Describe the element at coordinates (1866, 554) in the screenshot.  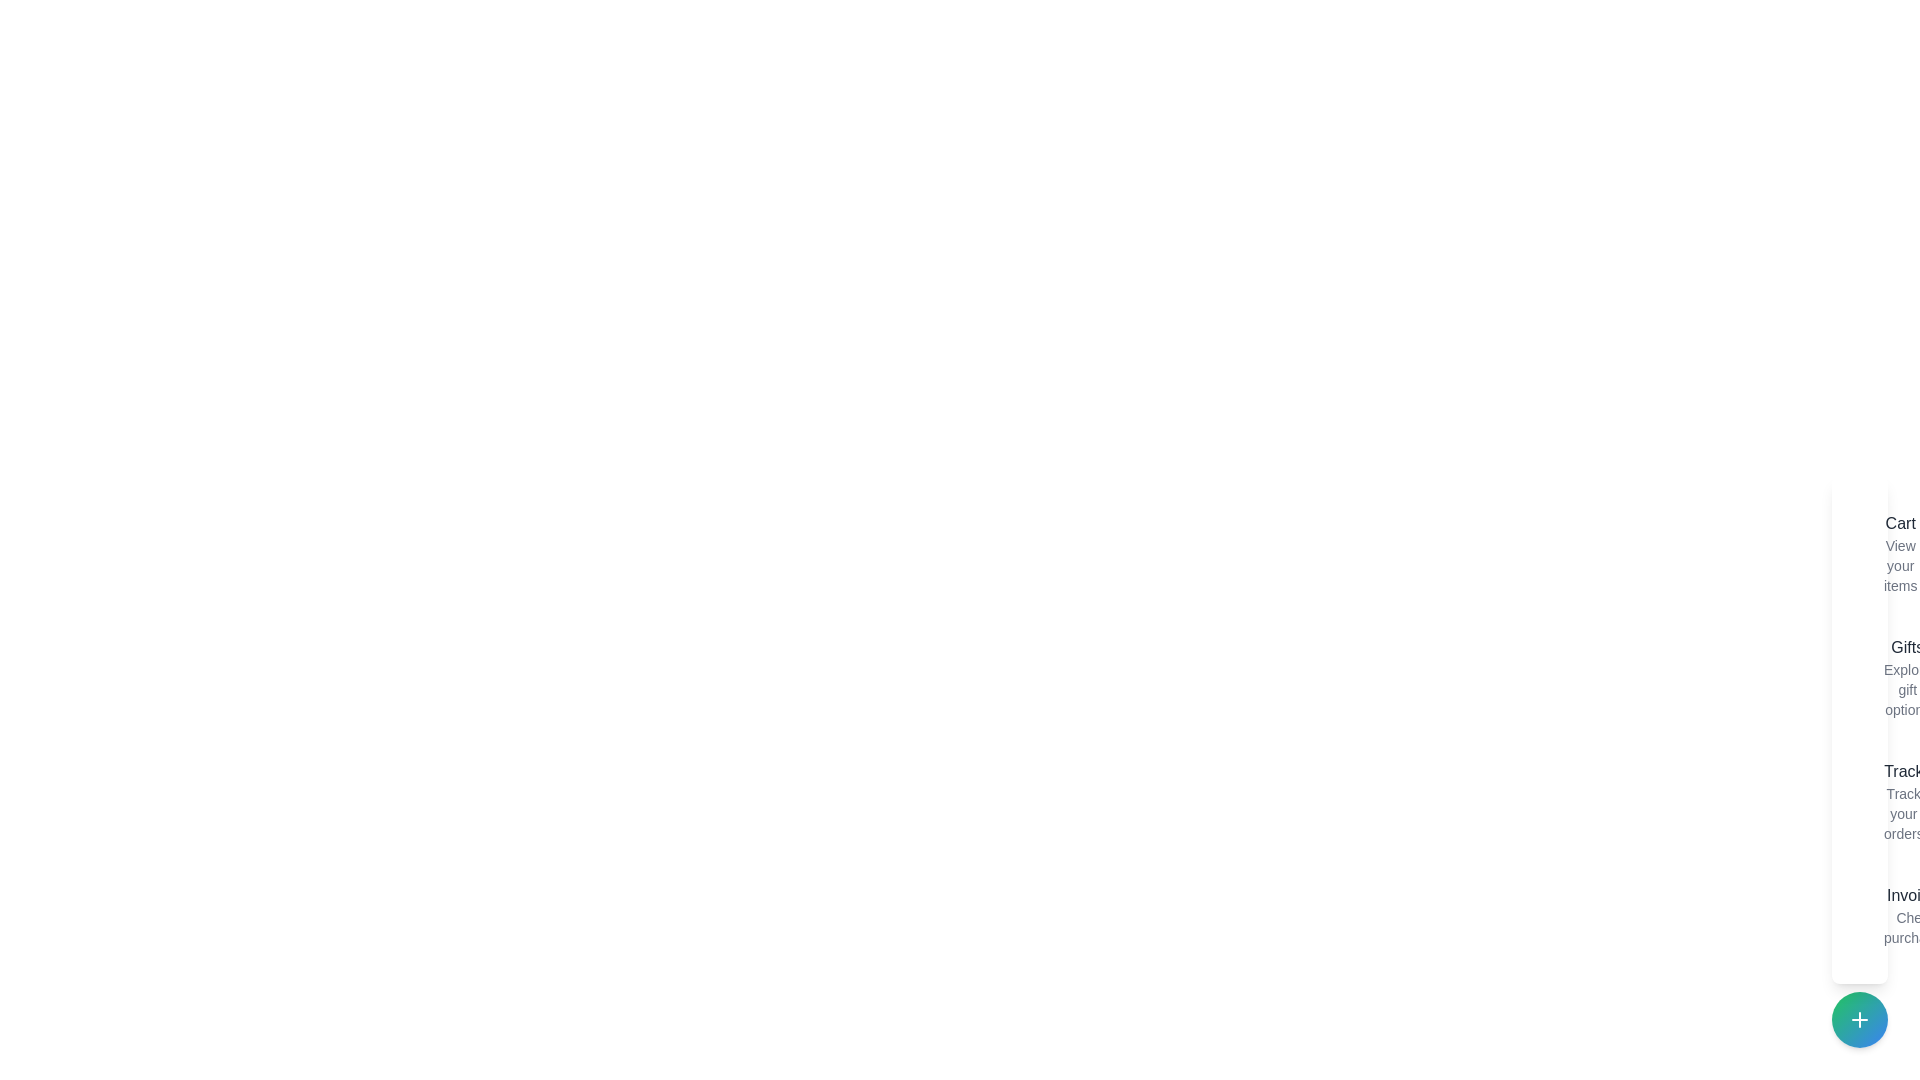
I see `the option Cart from the menu` at that location.